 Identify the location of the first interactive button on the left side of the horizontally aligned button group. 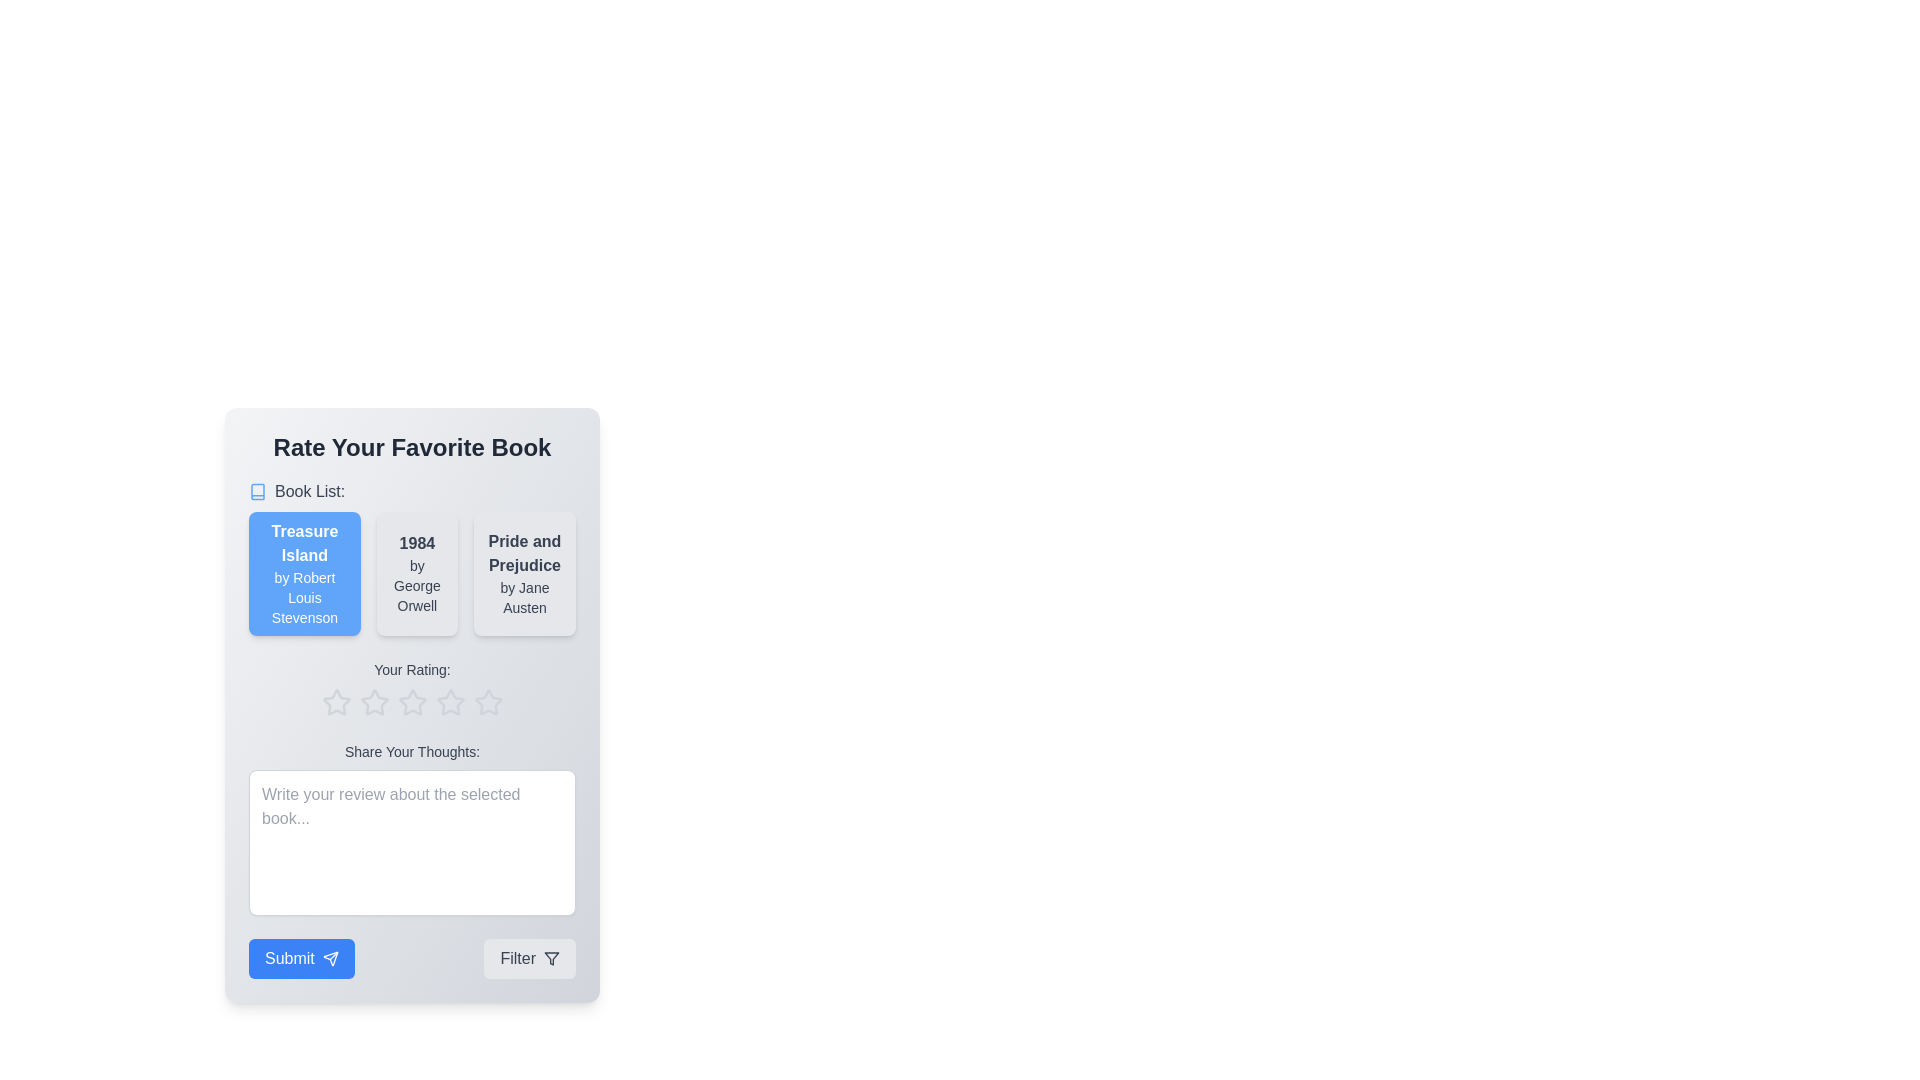
(300, 958).